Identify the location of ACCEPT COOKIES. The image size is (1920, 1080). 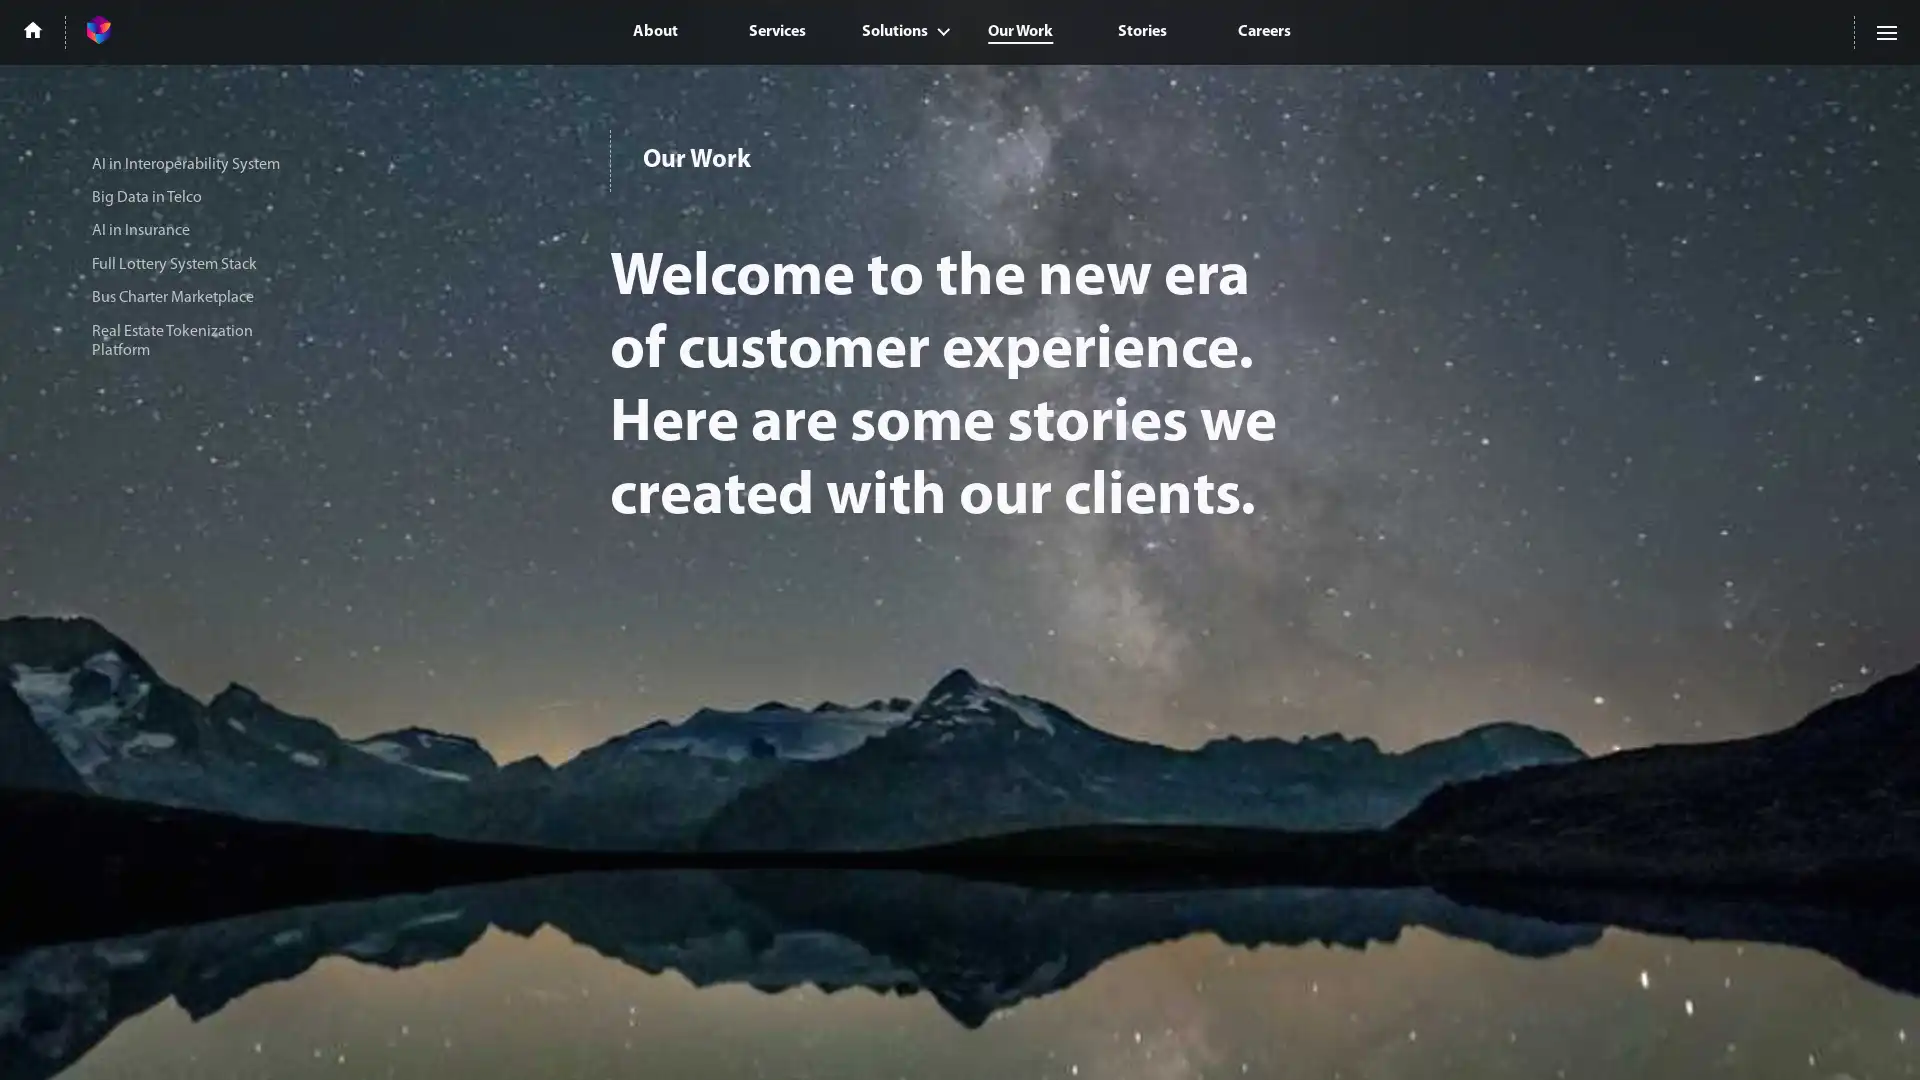
(1642, 1037).